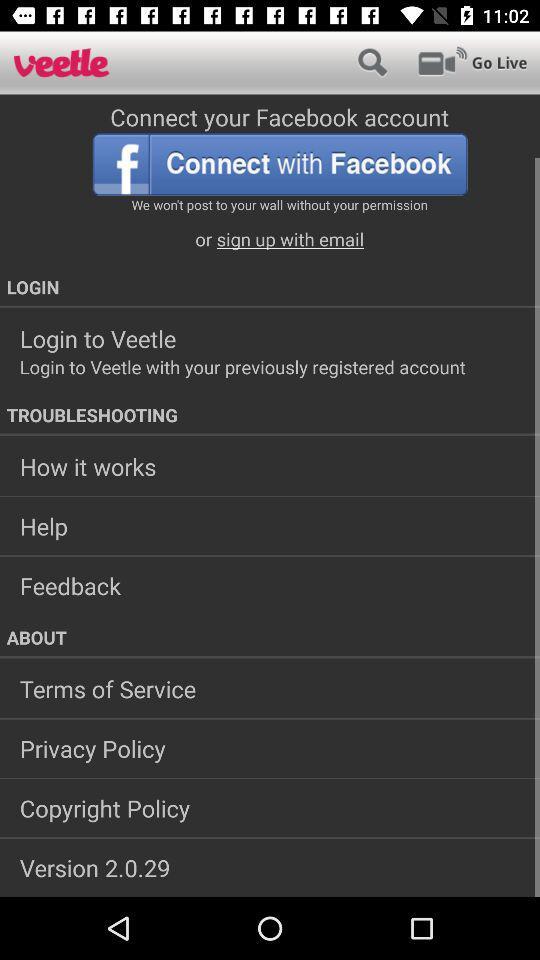 The image size is (540, 960). What do you see at coordinates (372, 62) in the screenshot?
I see `search` at bounding box center [372, 62].